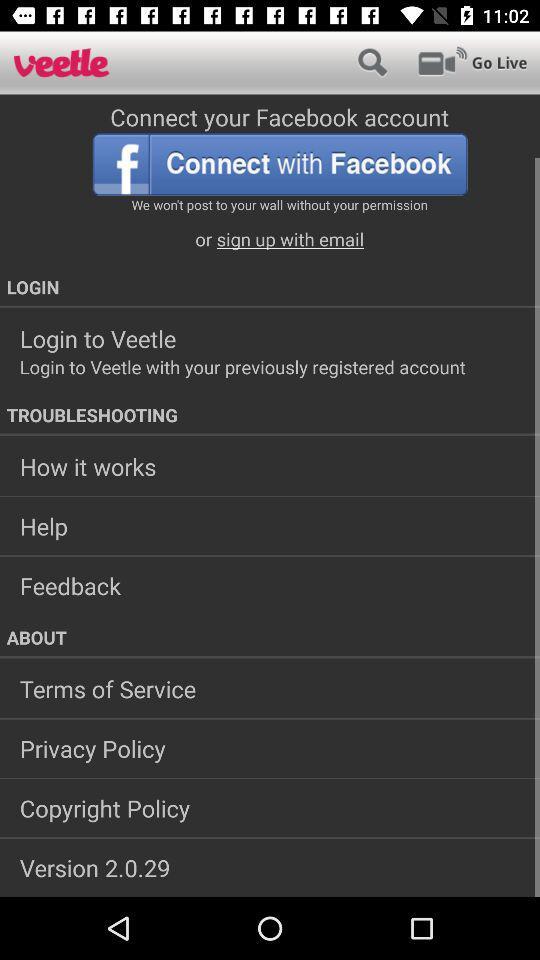 The image size is (540, 960). What do you see at coordinates (372, 62) in the screenshot?
I see `search` at bounding box center [372, 62].